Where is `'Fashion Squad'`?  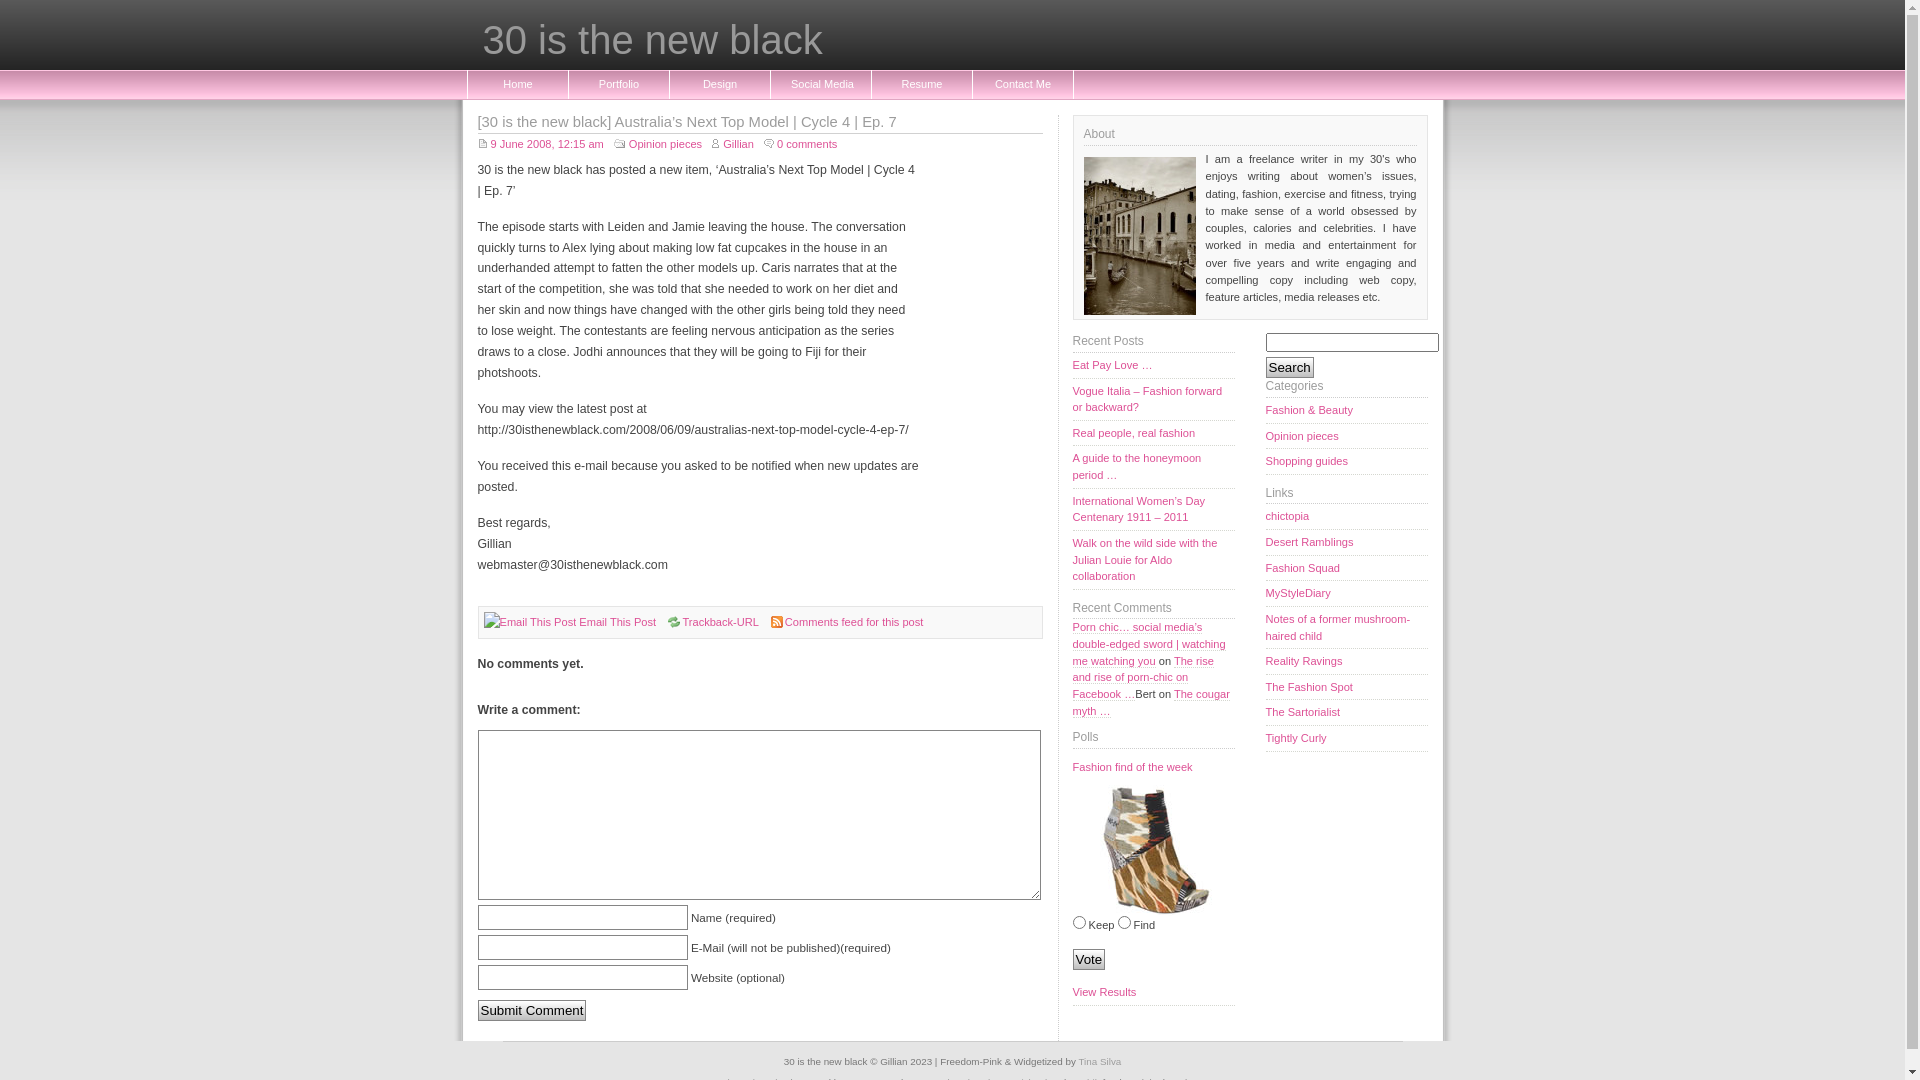 'Fashion Squad' is located at coordinates (1347, 569).